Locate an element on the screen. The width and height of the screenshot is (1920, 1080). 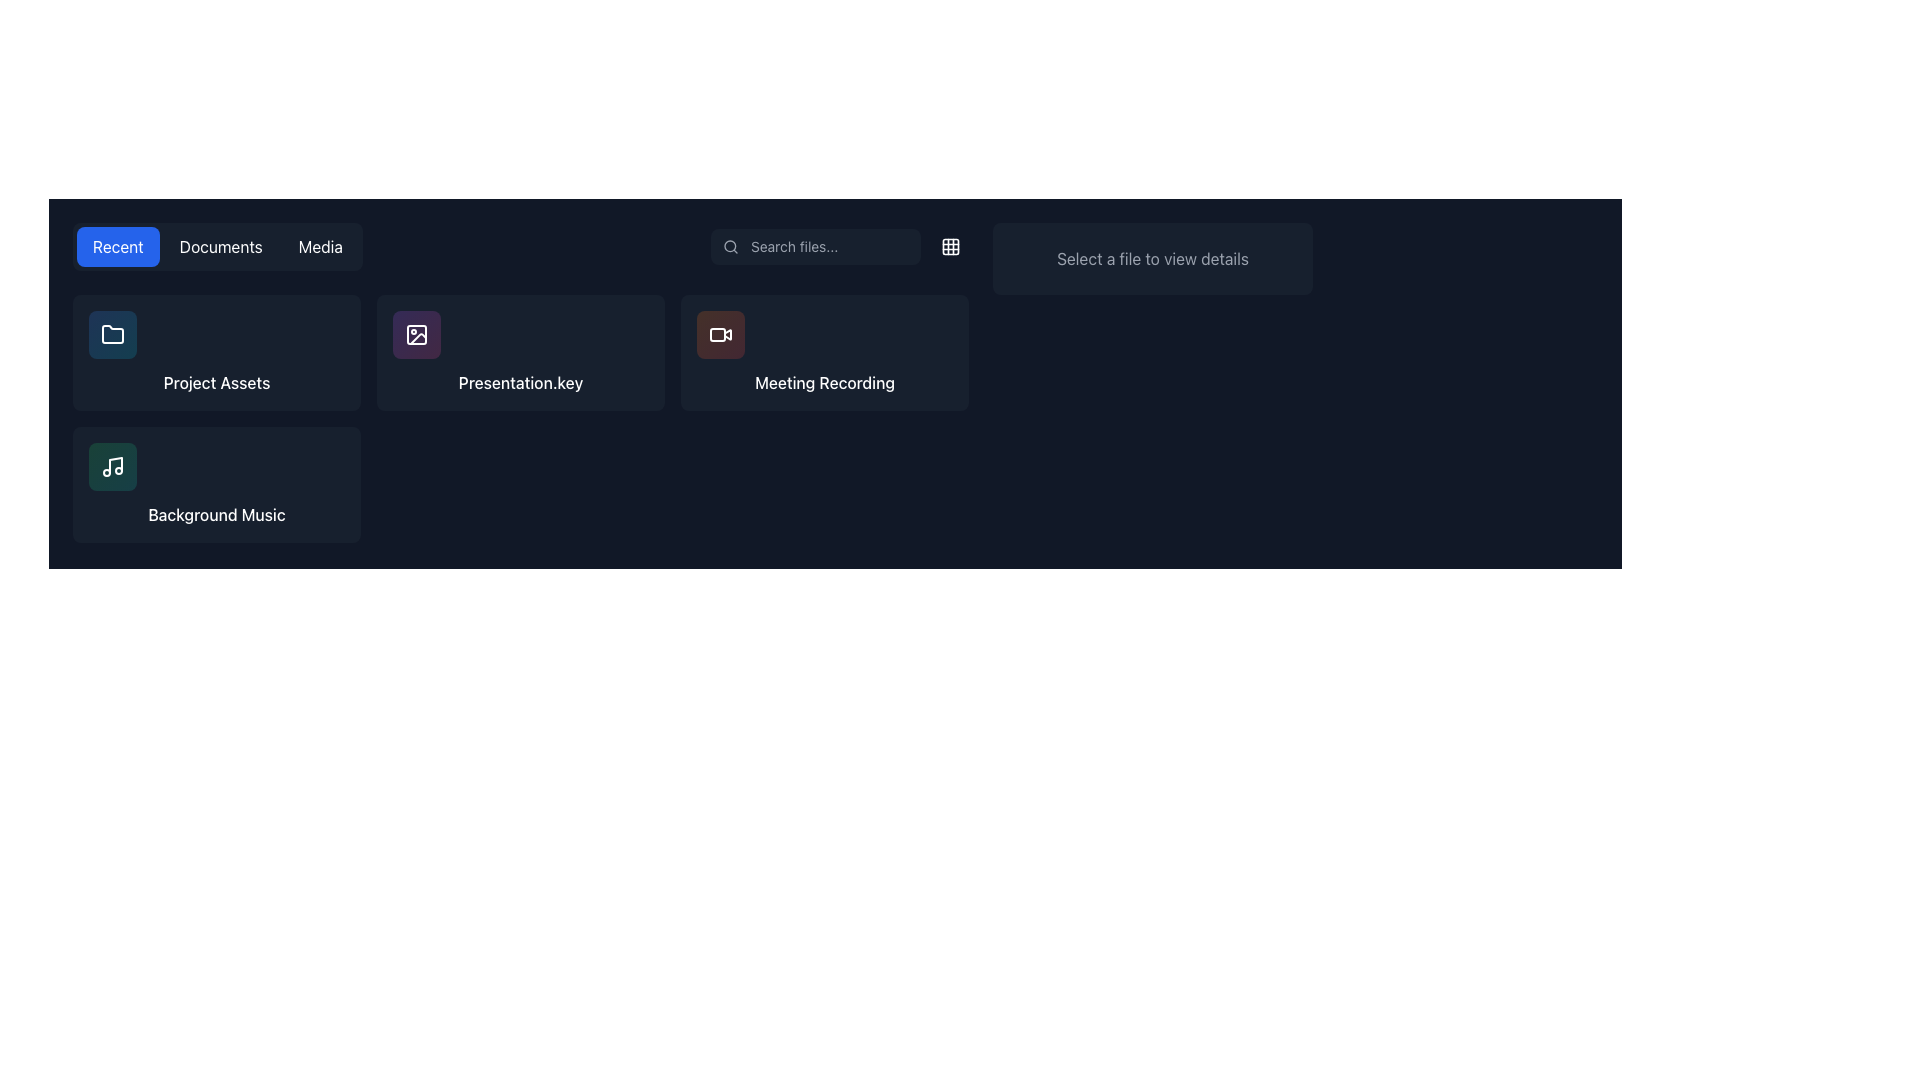
the instructional Static Text located on the top-right side of the interface, which guides the user to select a file is located at coordinates (1152, 257).